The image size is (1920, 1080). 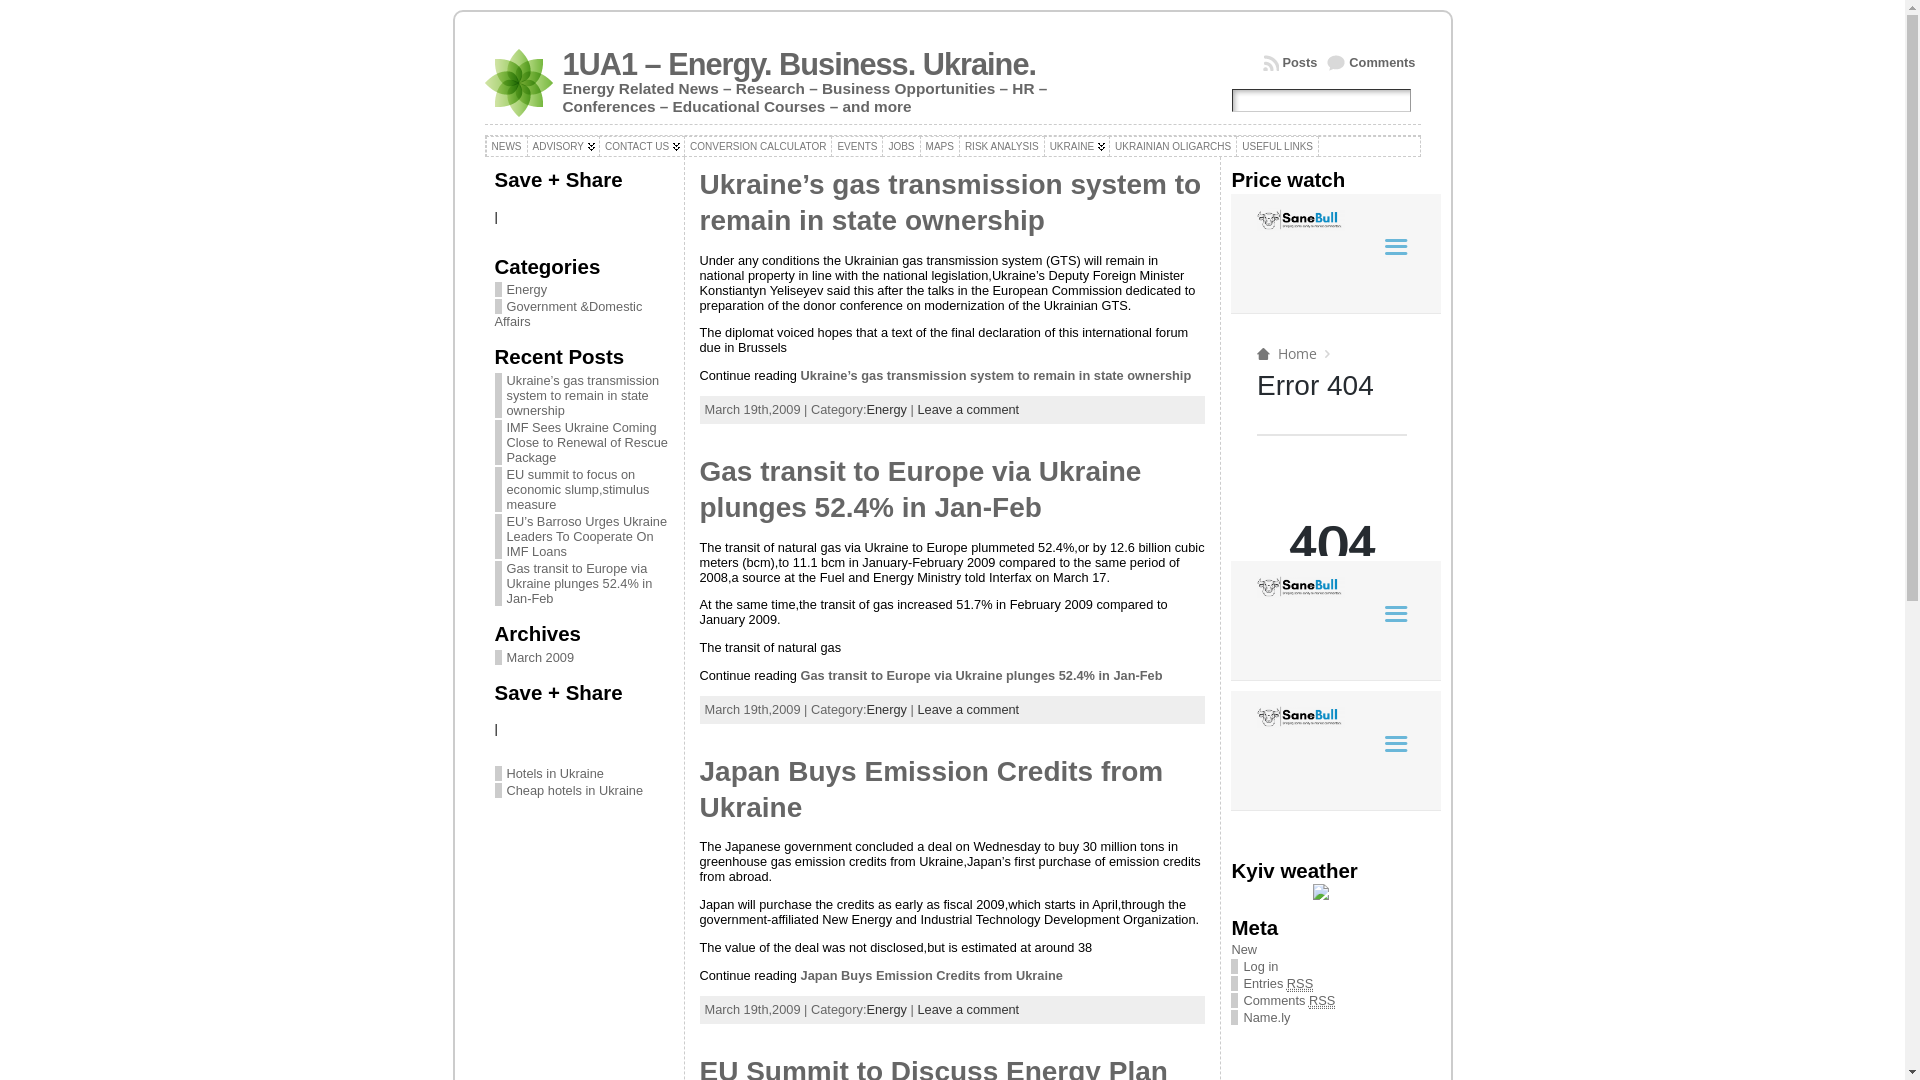 I want to click on 'EVENTS', so click(x=857, y=145).